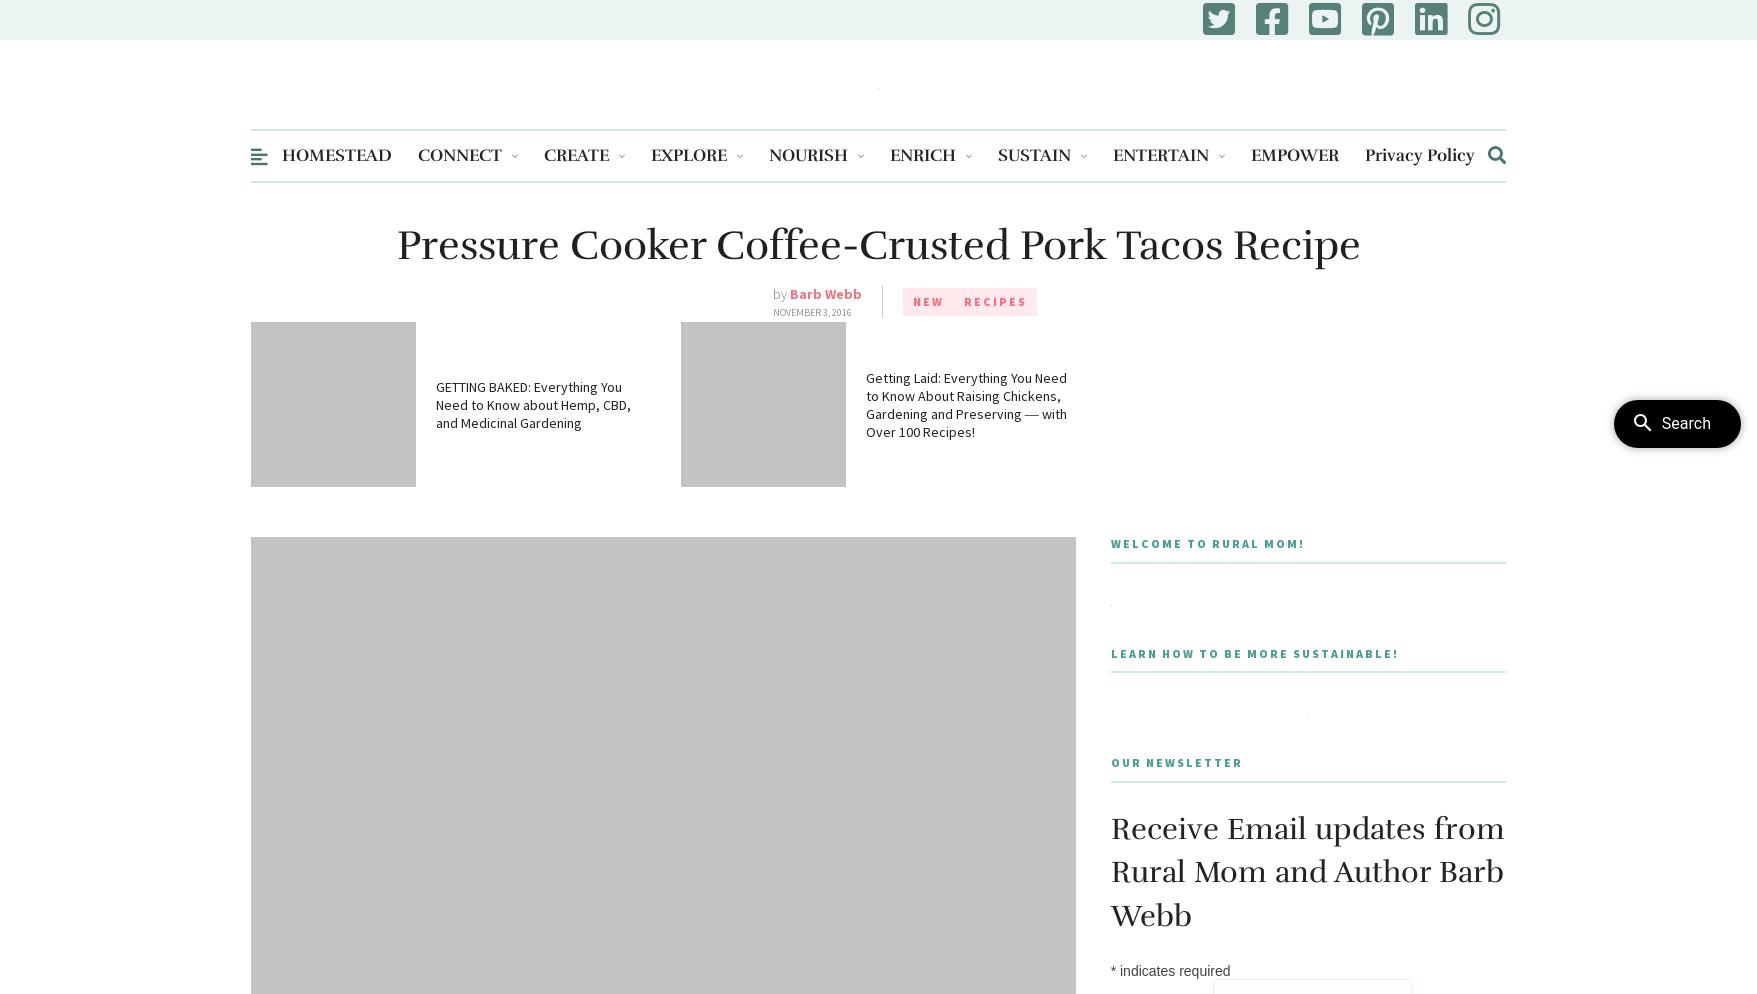 This screenshot has width=1757, height=994. What do you see at coordinates (1113, 155) in the screenshot?
I see `'ENTERTAIN'` at bounding box center [1113, 155].